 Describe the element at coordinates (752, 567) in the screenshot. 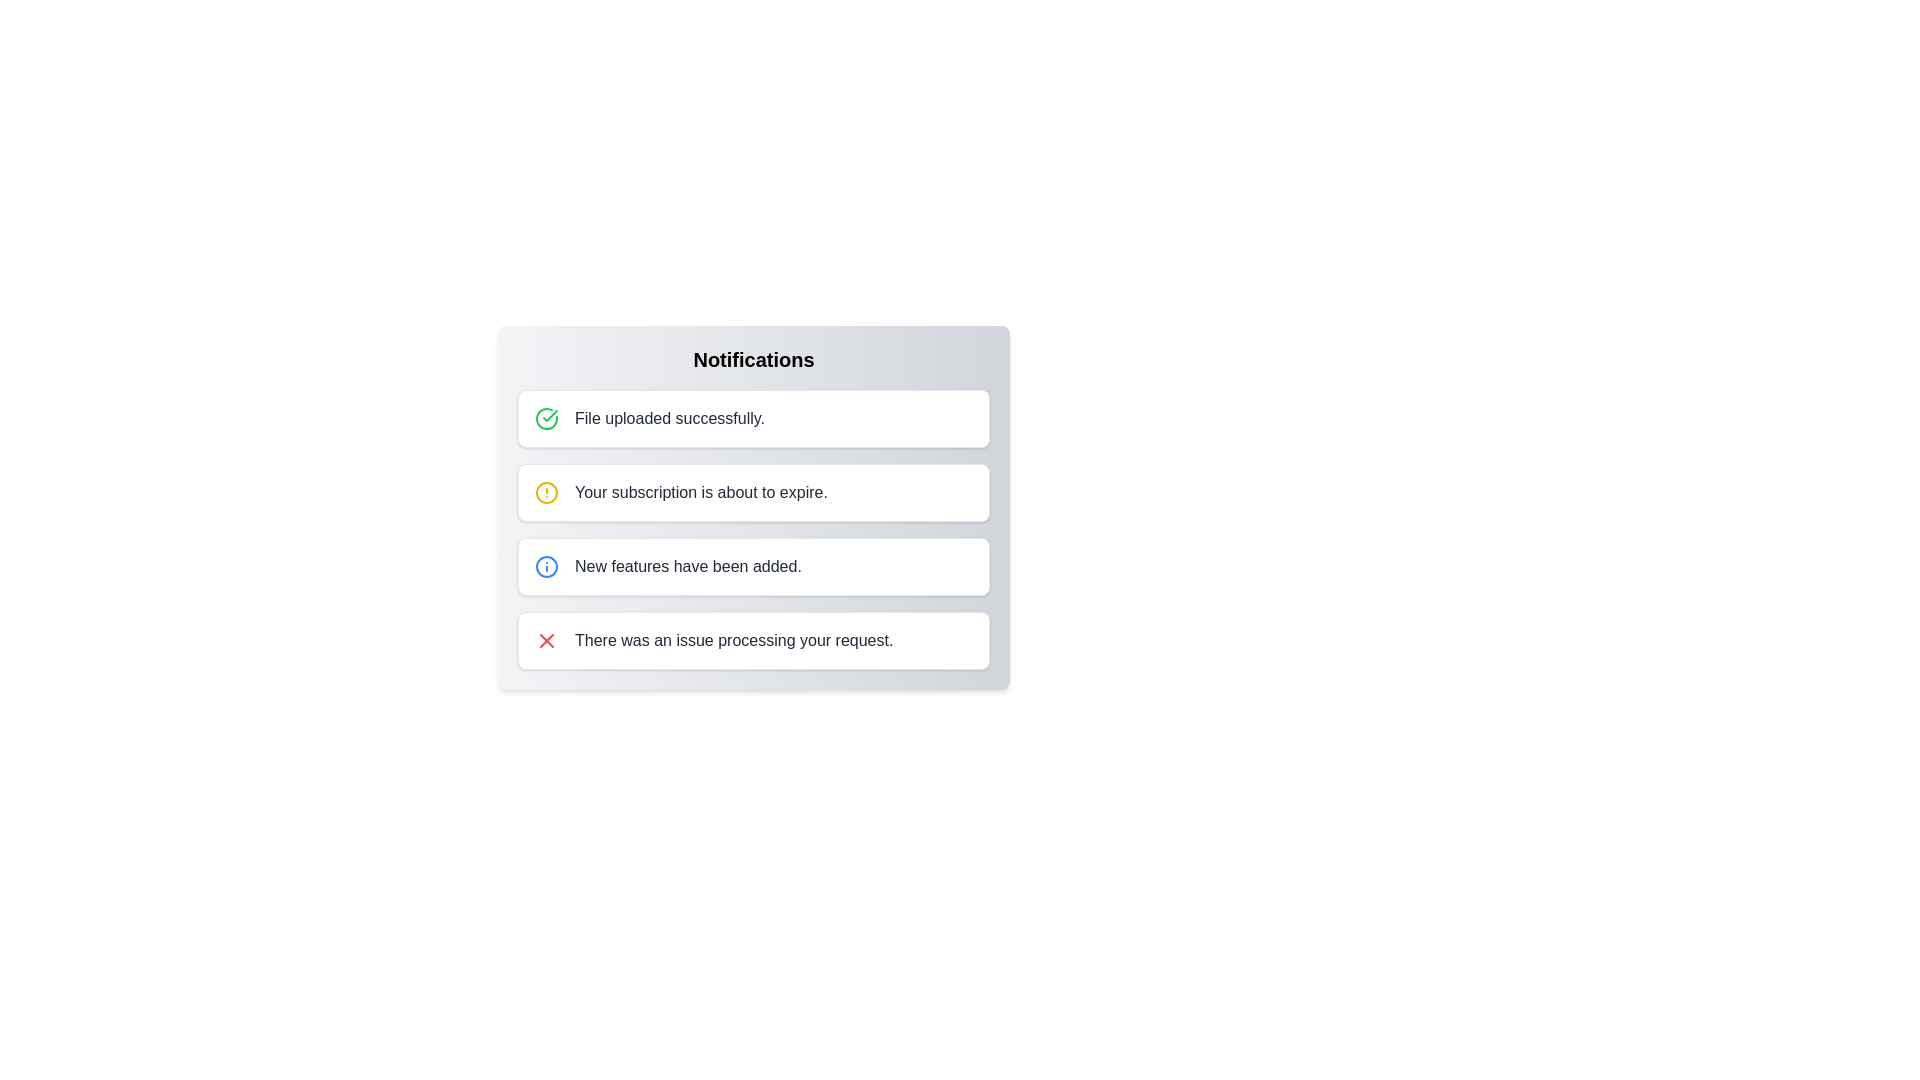

I see `the Notification card that informs the user about new features, positioned as the third card in a vertical list of four cards` at that location.